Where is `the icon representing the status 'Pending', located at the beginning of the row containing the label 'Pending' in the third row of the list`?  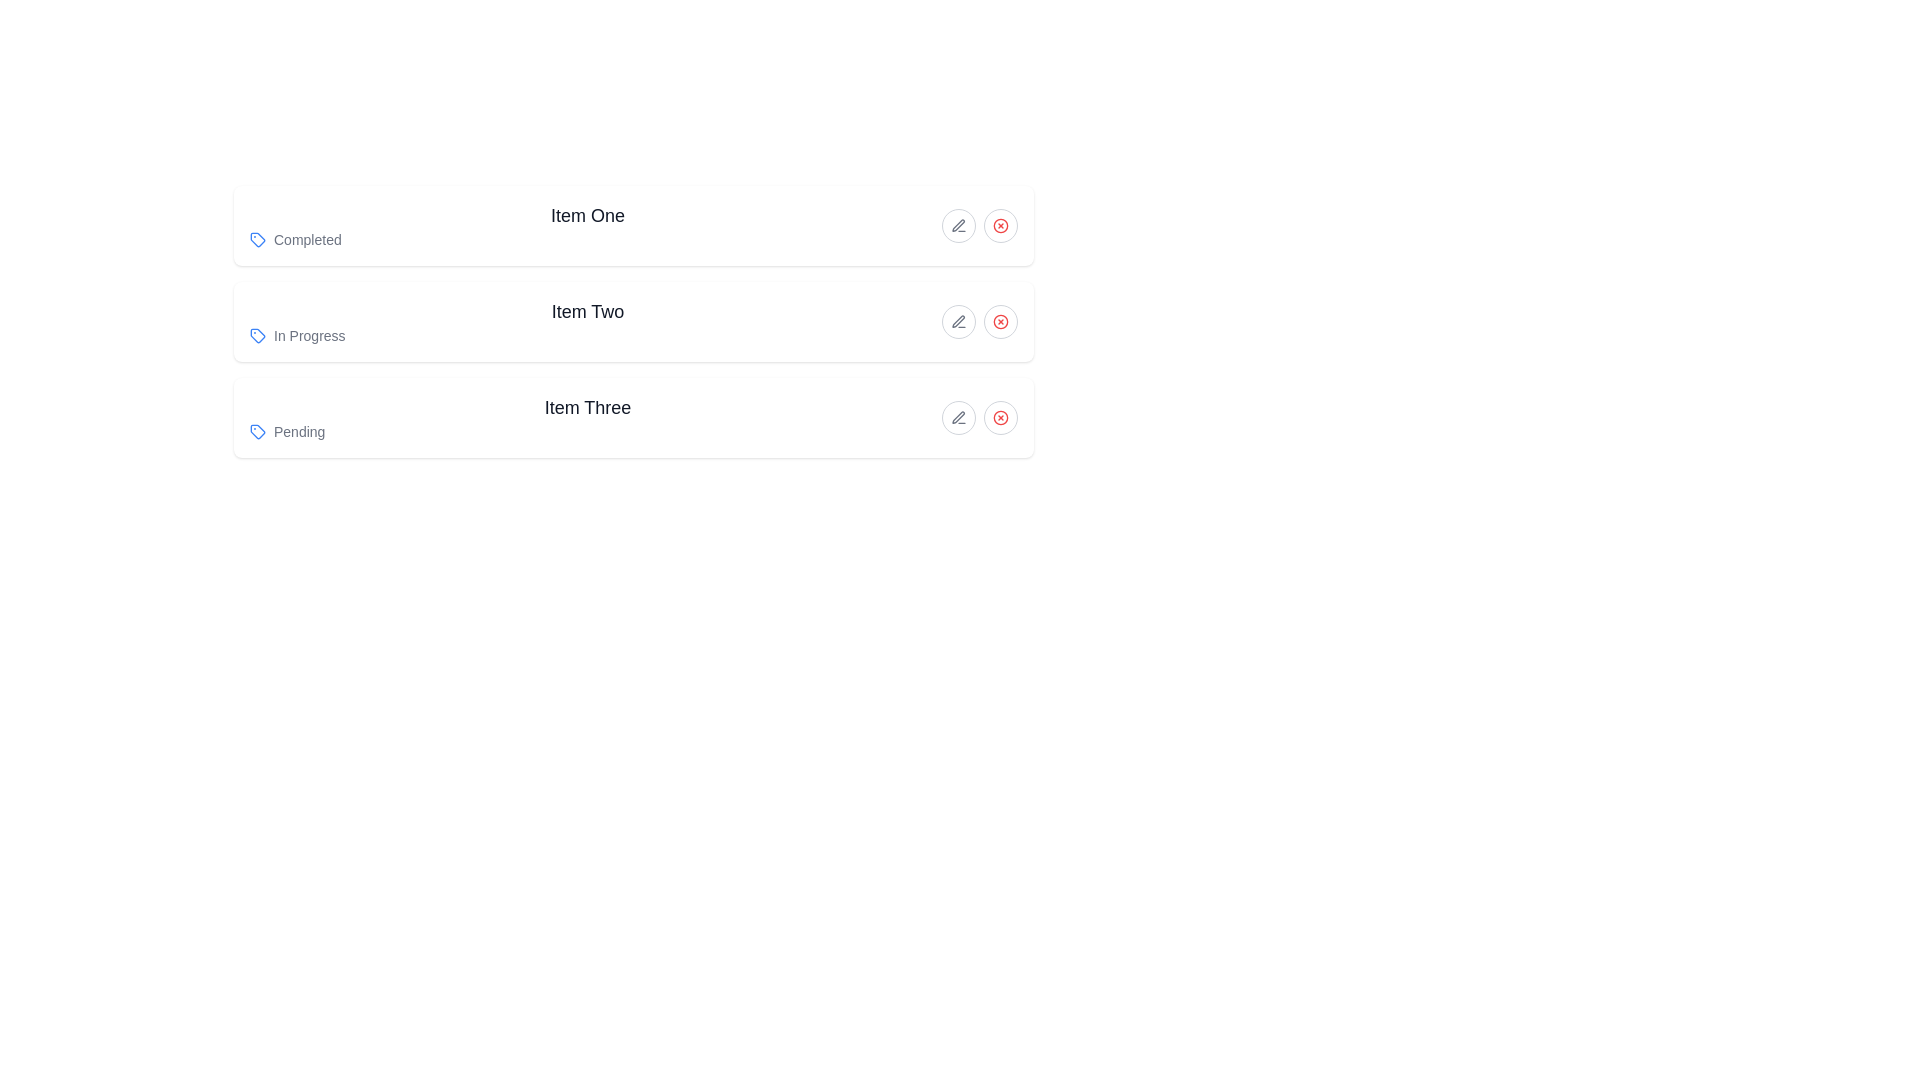 the icon representing the status 'Pending', located at the beginning of the row containing the label 'Pending' in the third row of the list is located at coordinates (257, 431).